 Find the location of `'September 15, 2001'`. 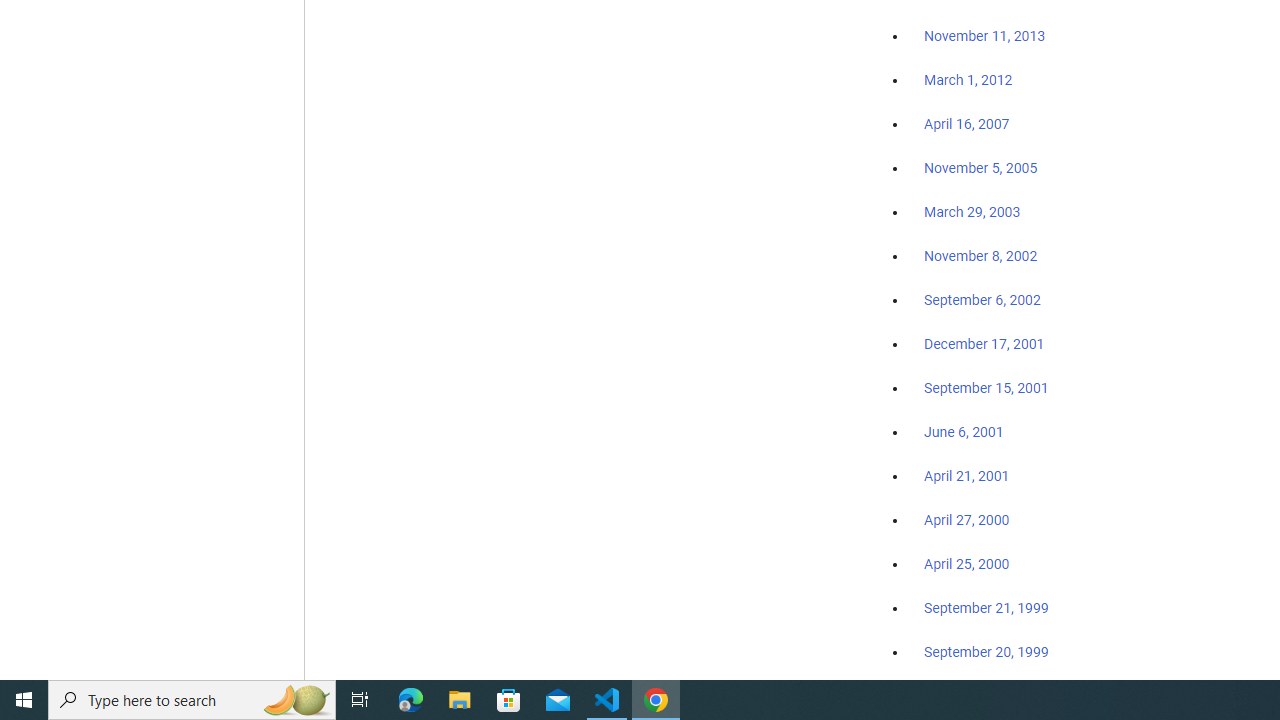

'September 15, 2001' is located at coordinates (986, 387).